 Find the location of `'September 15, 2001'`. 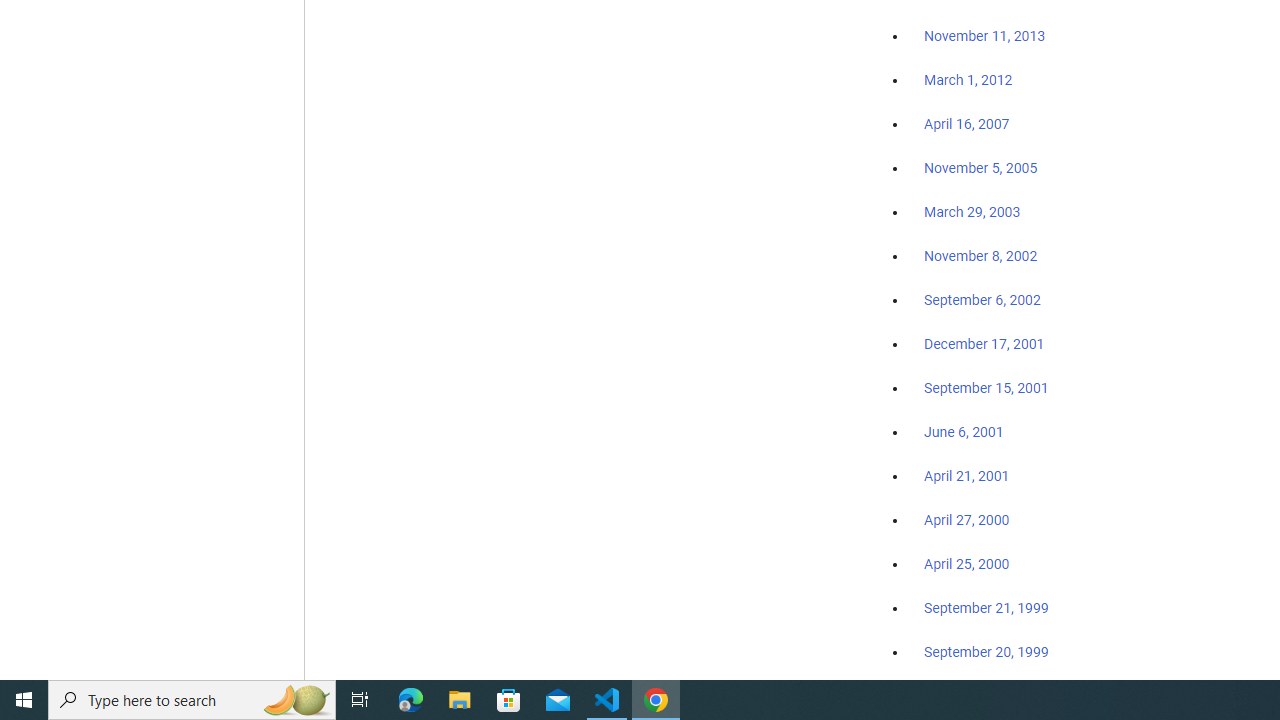

'September 15, 2001' is located at coordinates (986, 387).